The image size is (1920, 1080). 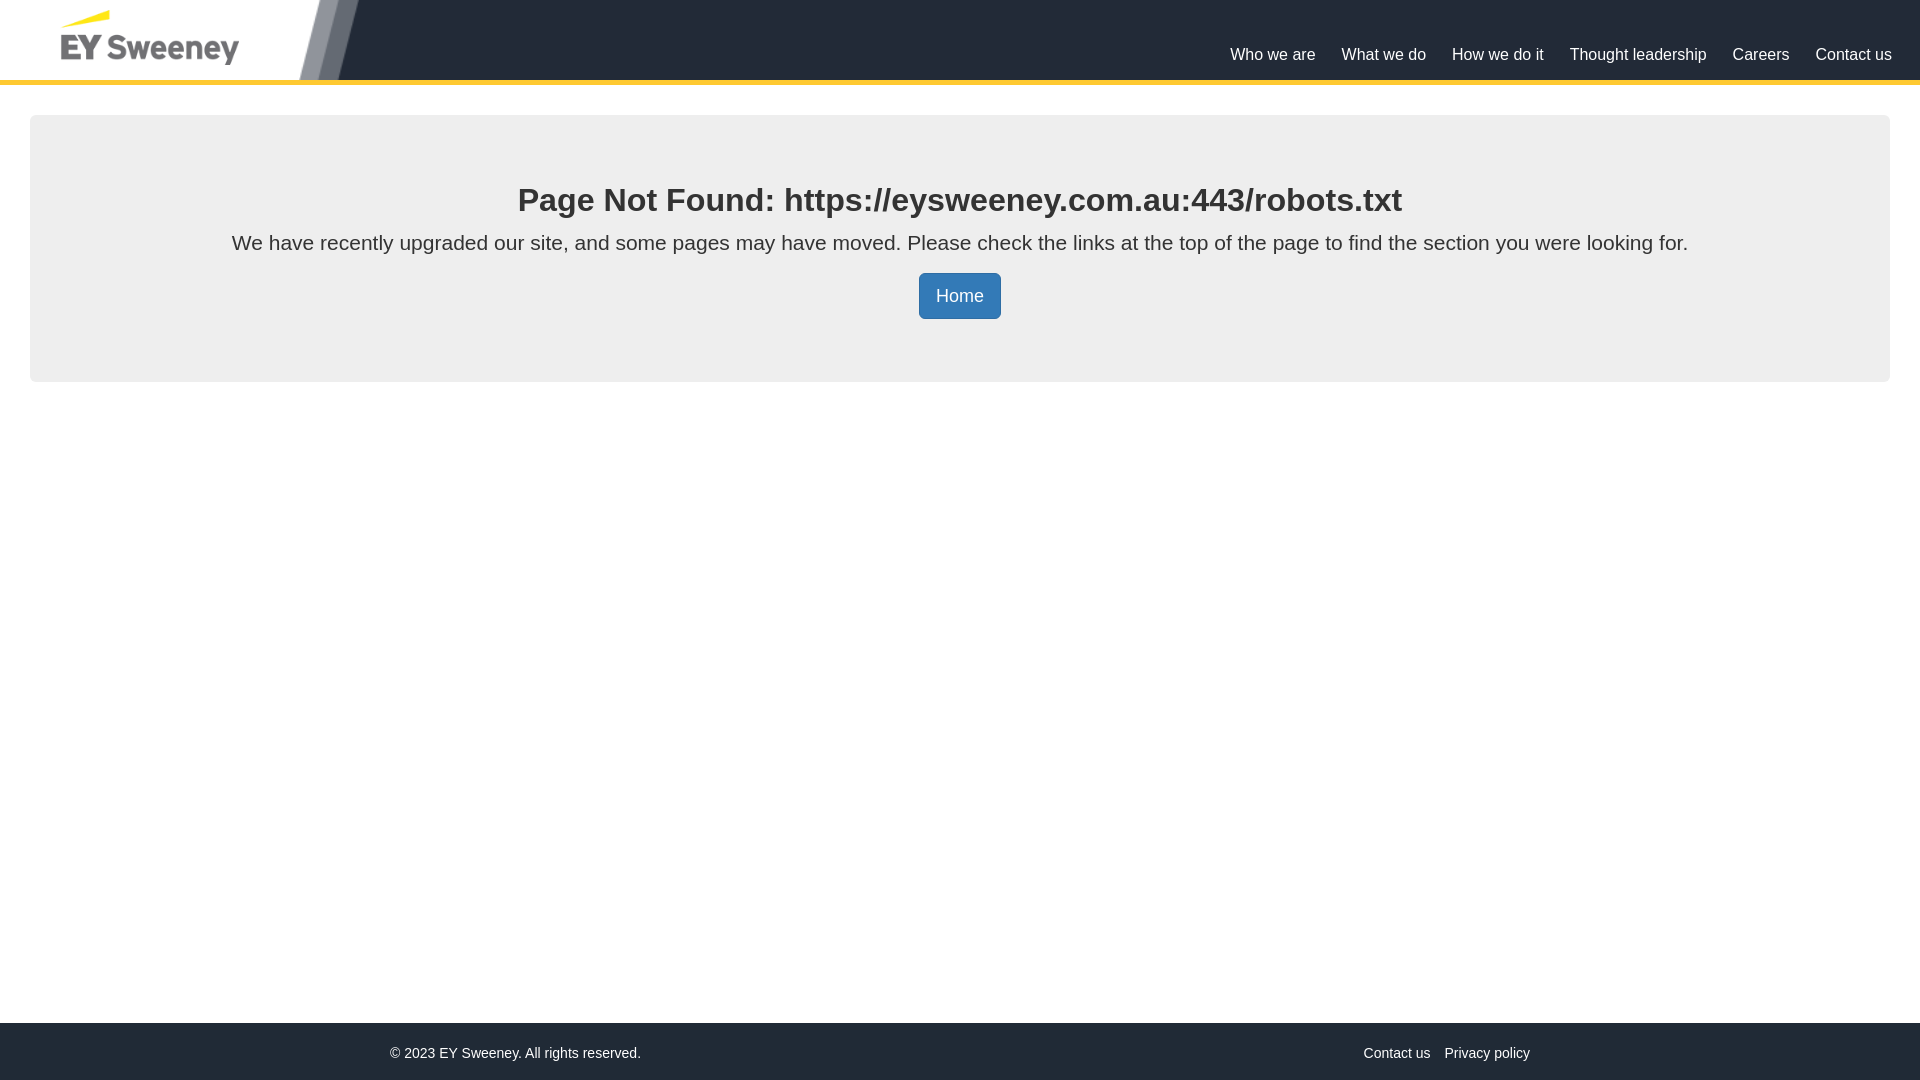 What do you see at coordinates (917, 296) in the screenshot?
I see `'Home'` at bounding box center [917, 296].